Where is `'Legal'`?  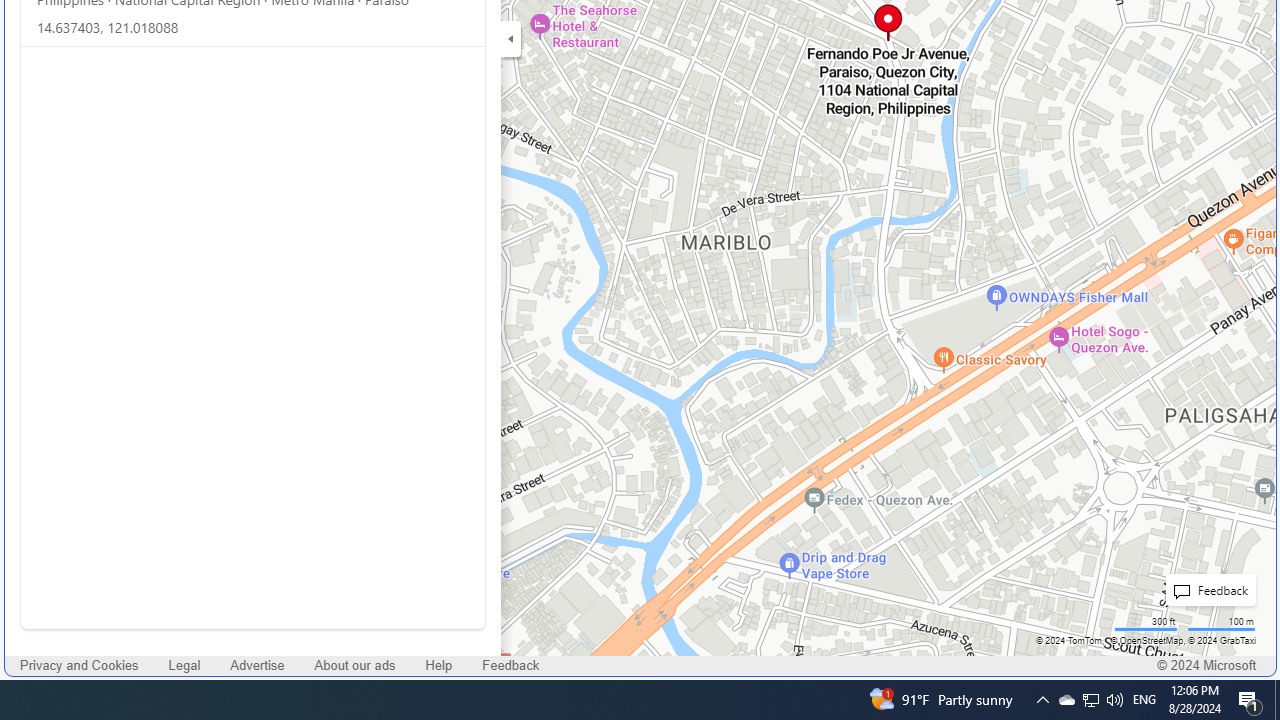
'Legal' is located at coordinates (184, 666).